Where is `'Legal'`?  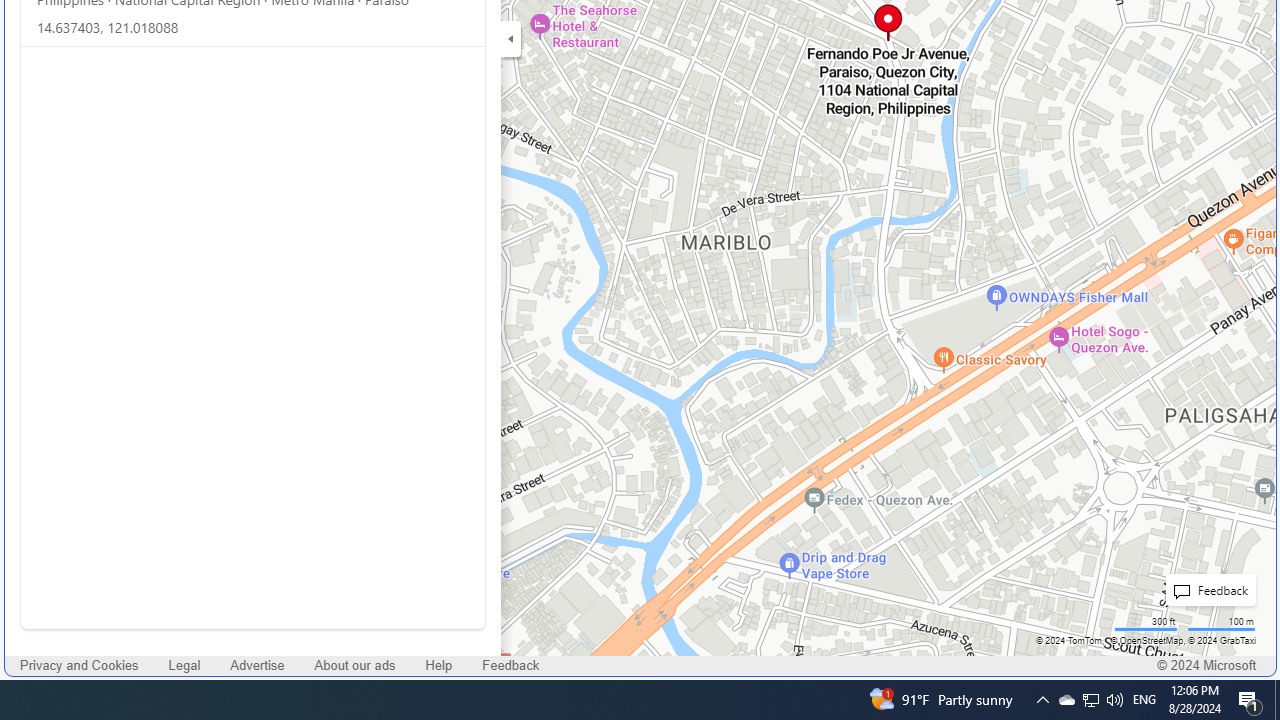
'Legal' is located at coordinates (184, 666).